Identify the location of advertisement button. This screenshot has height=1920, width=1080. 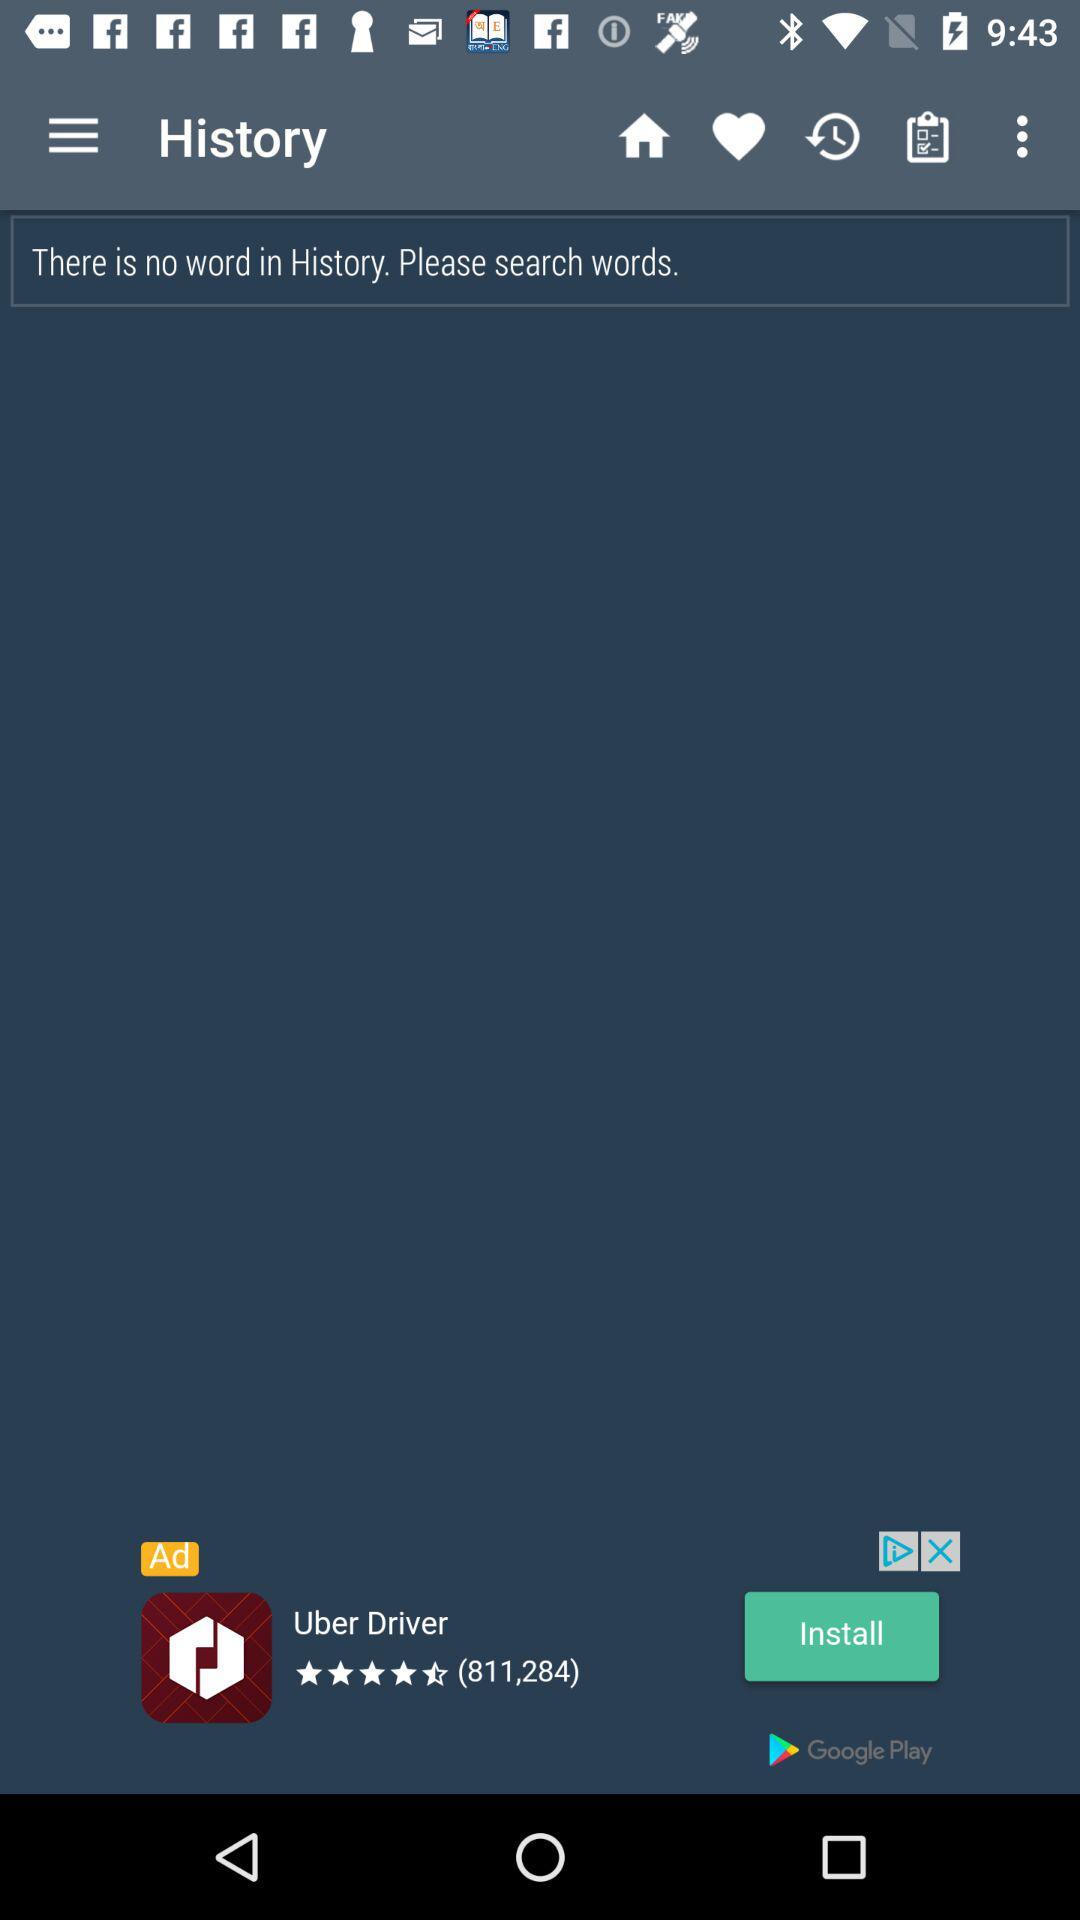
(540, 1662).